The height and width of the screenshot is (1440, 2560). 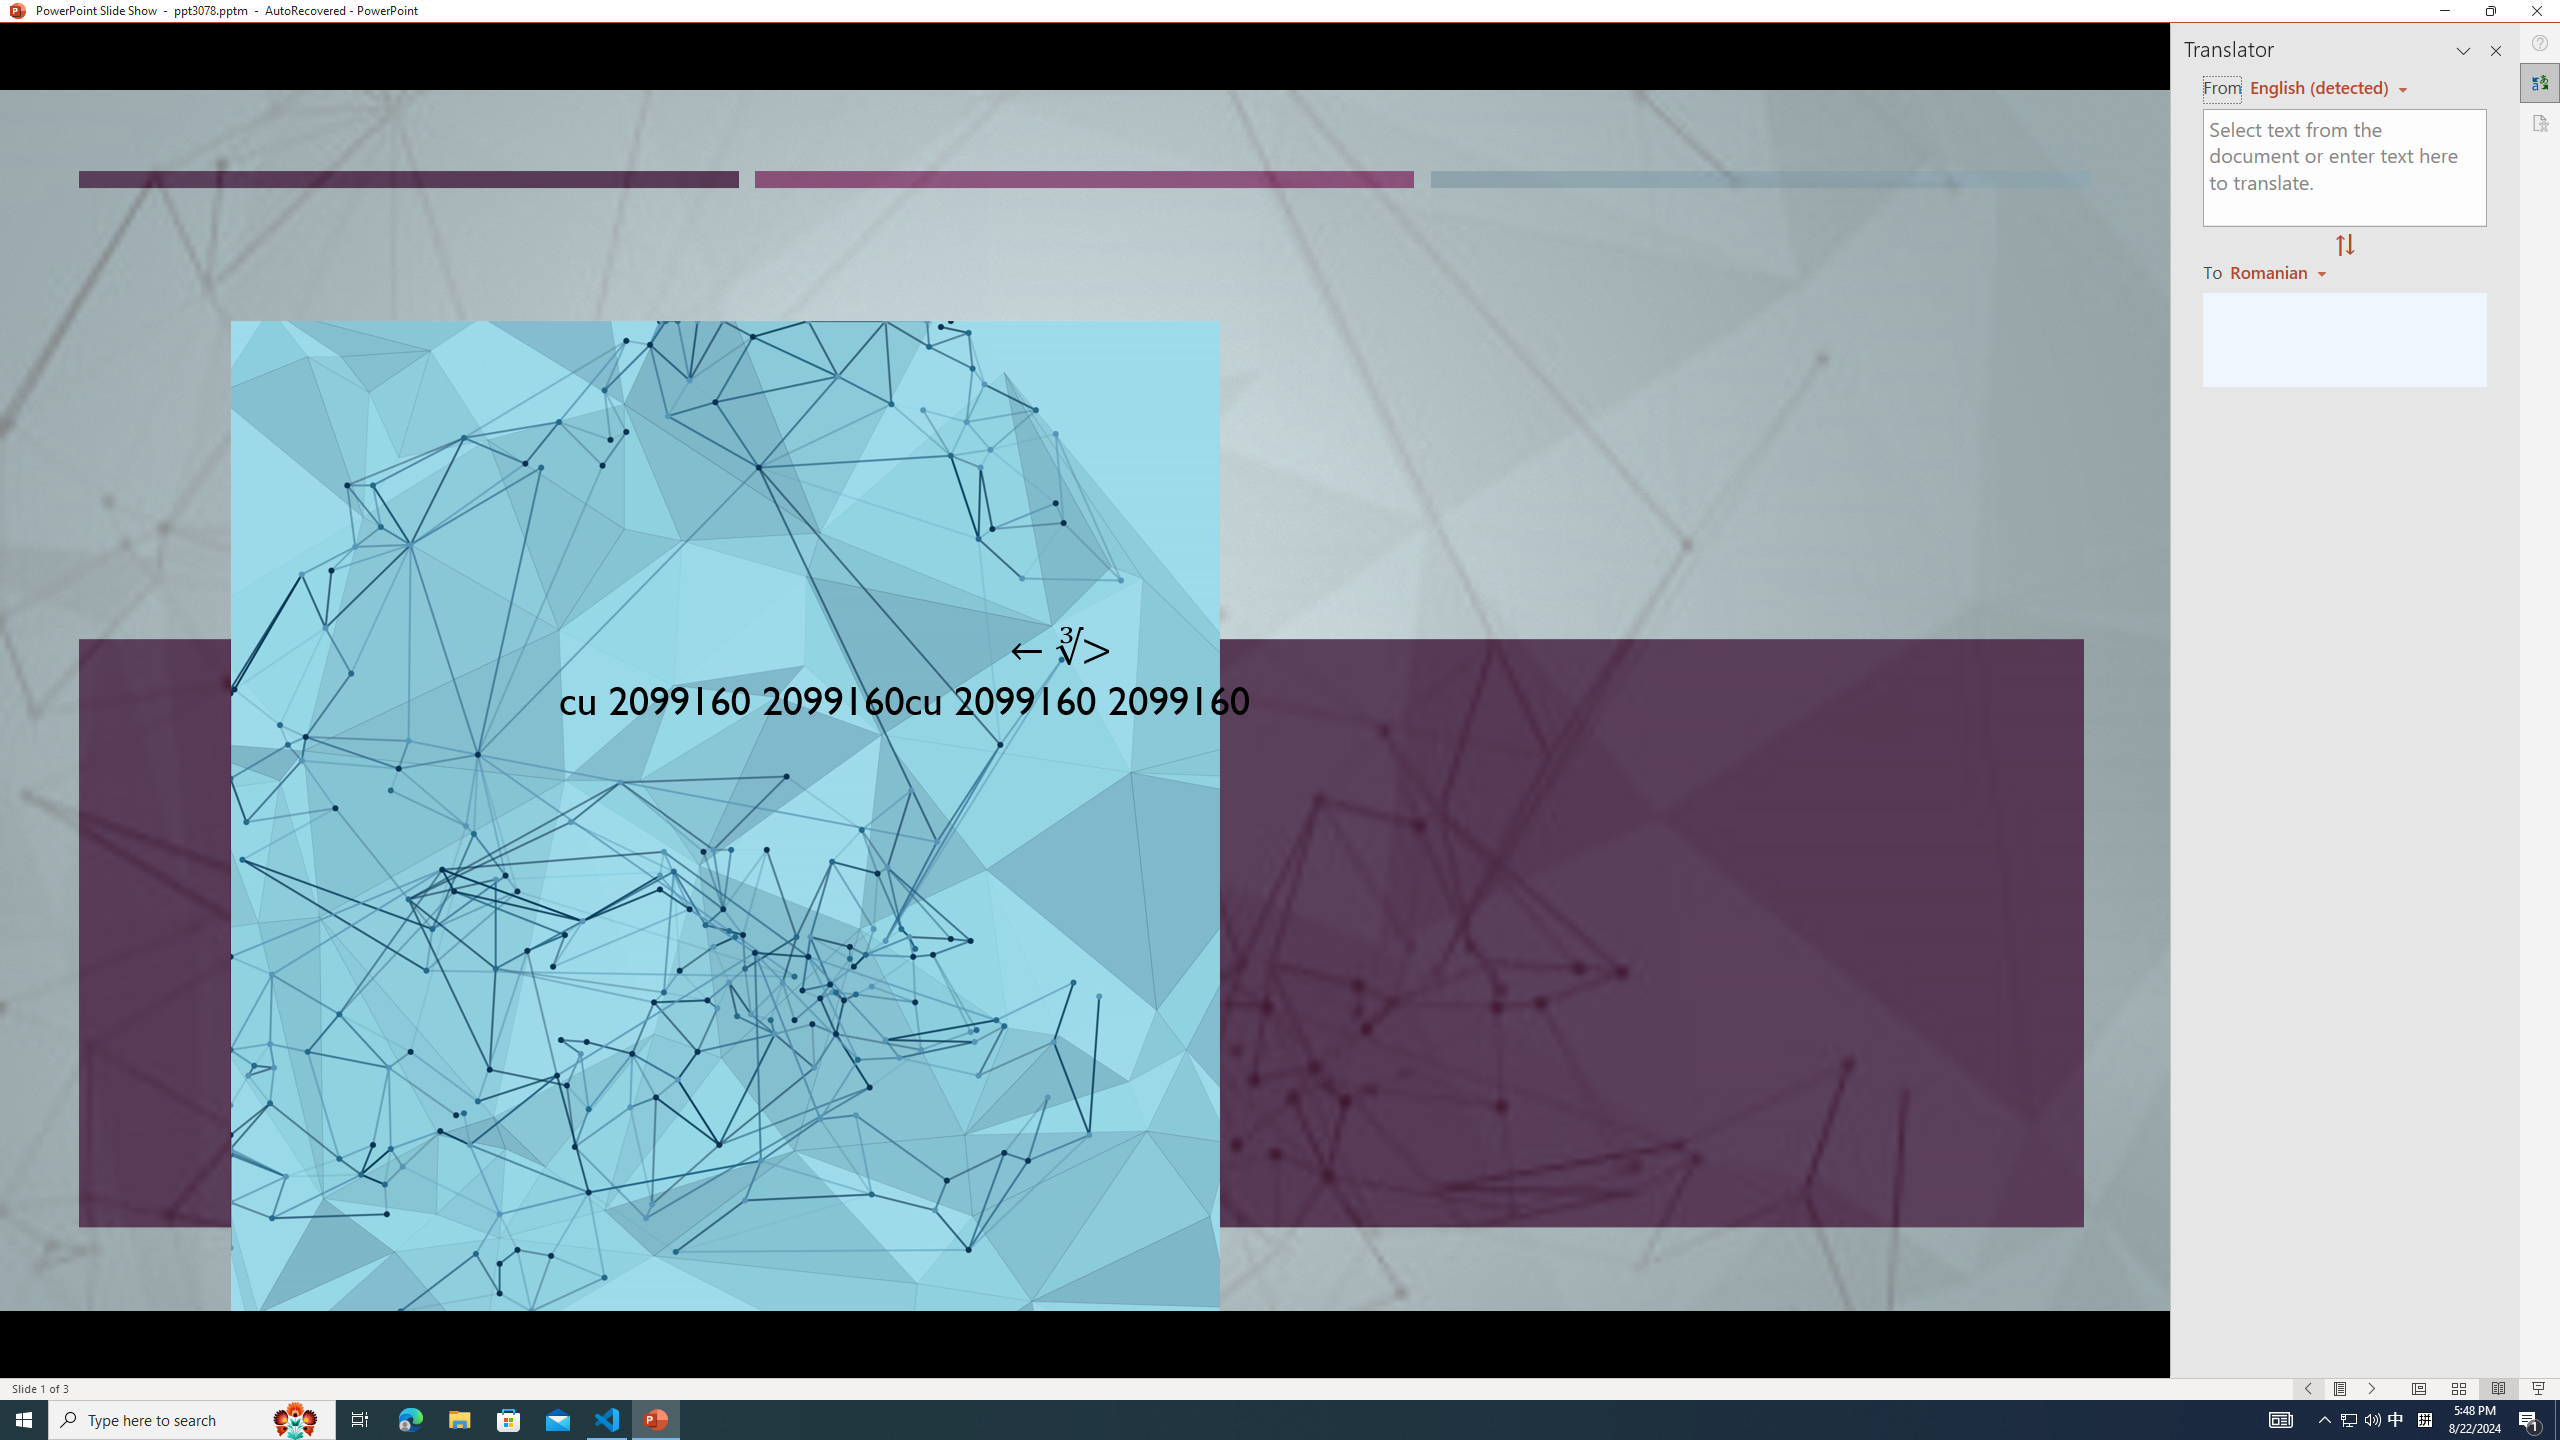 I want to click on 'Slide Show Next On', so click(x=2372, y=1389).